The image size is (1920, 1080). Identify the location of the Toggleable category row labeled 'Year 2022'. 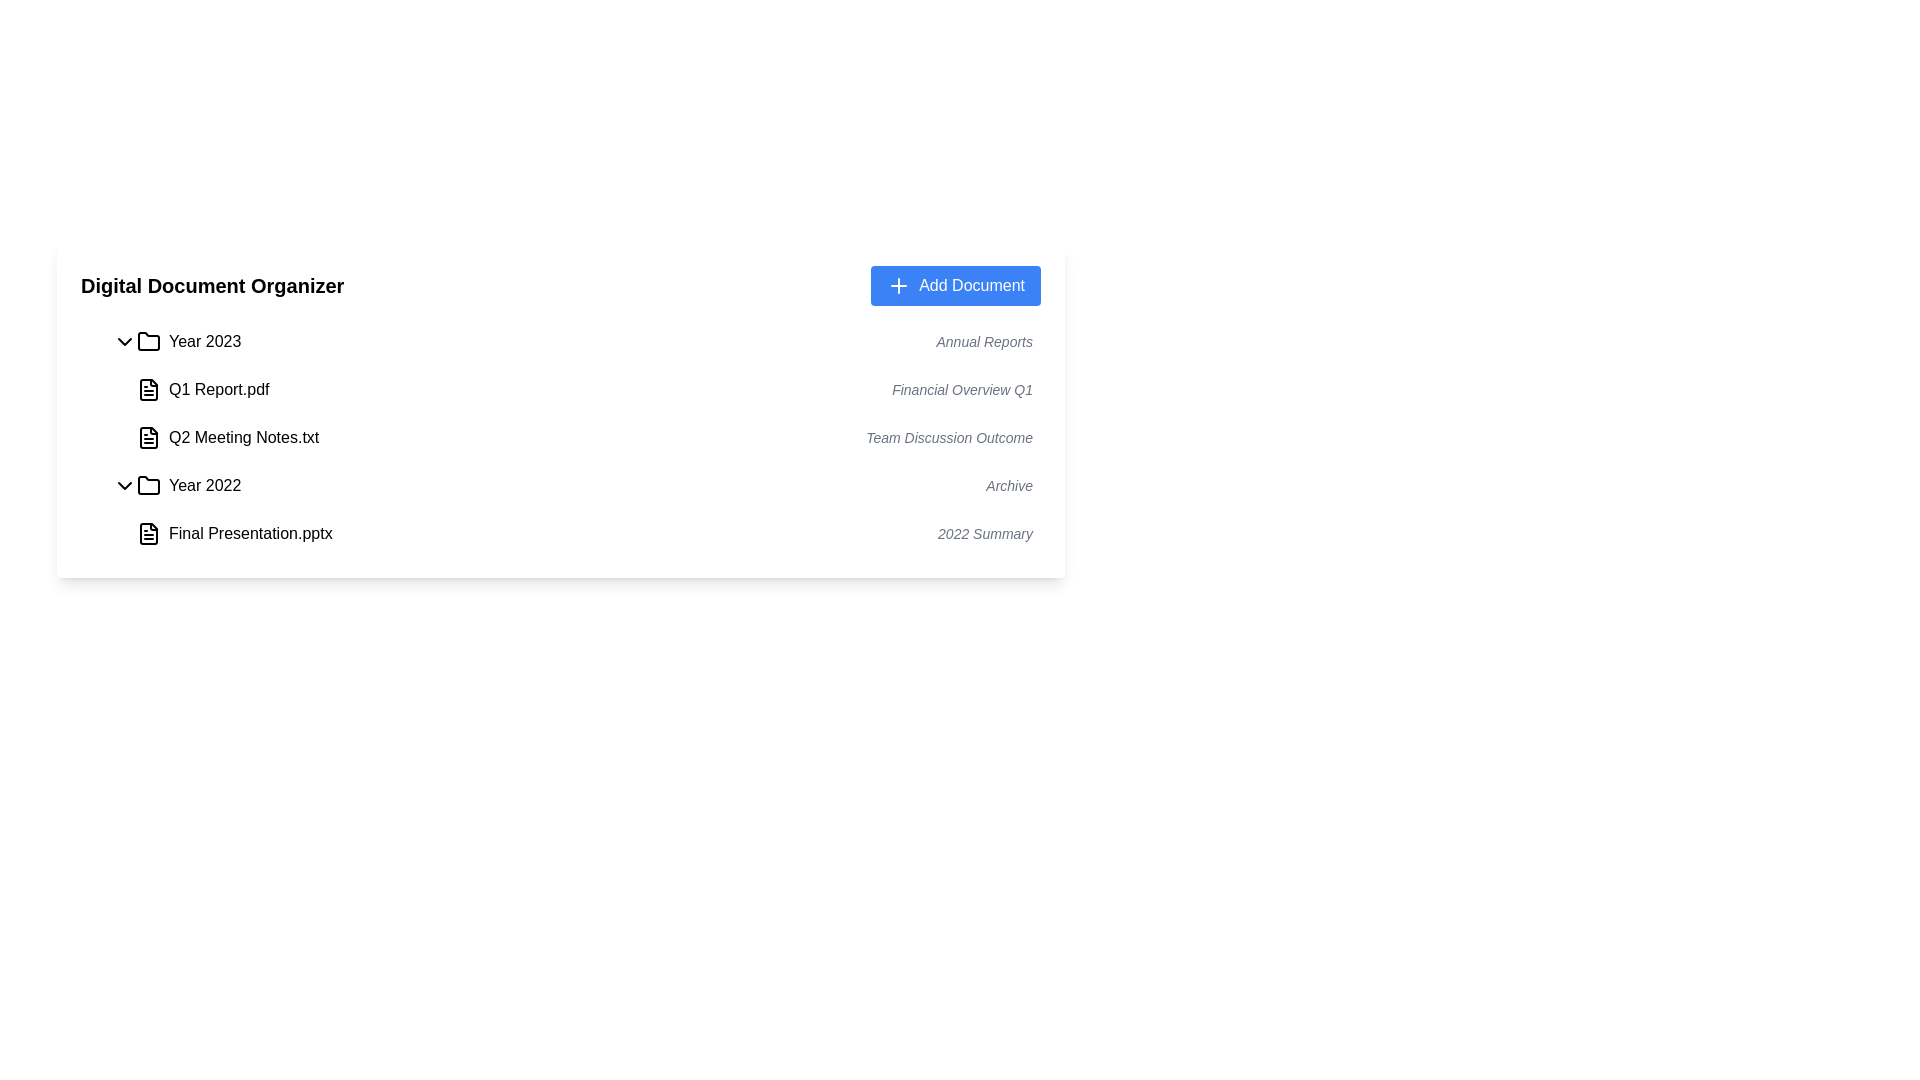
(571, 486).